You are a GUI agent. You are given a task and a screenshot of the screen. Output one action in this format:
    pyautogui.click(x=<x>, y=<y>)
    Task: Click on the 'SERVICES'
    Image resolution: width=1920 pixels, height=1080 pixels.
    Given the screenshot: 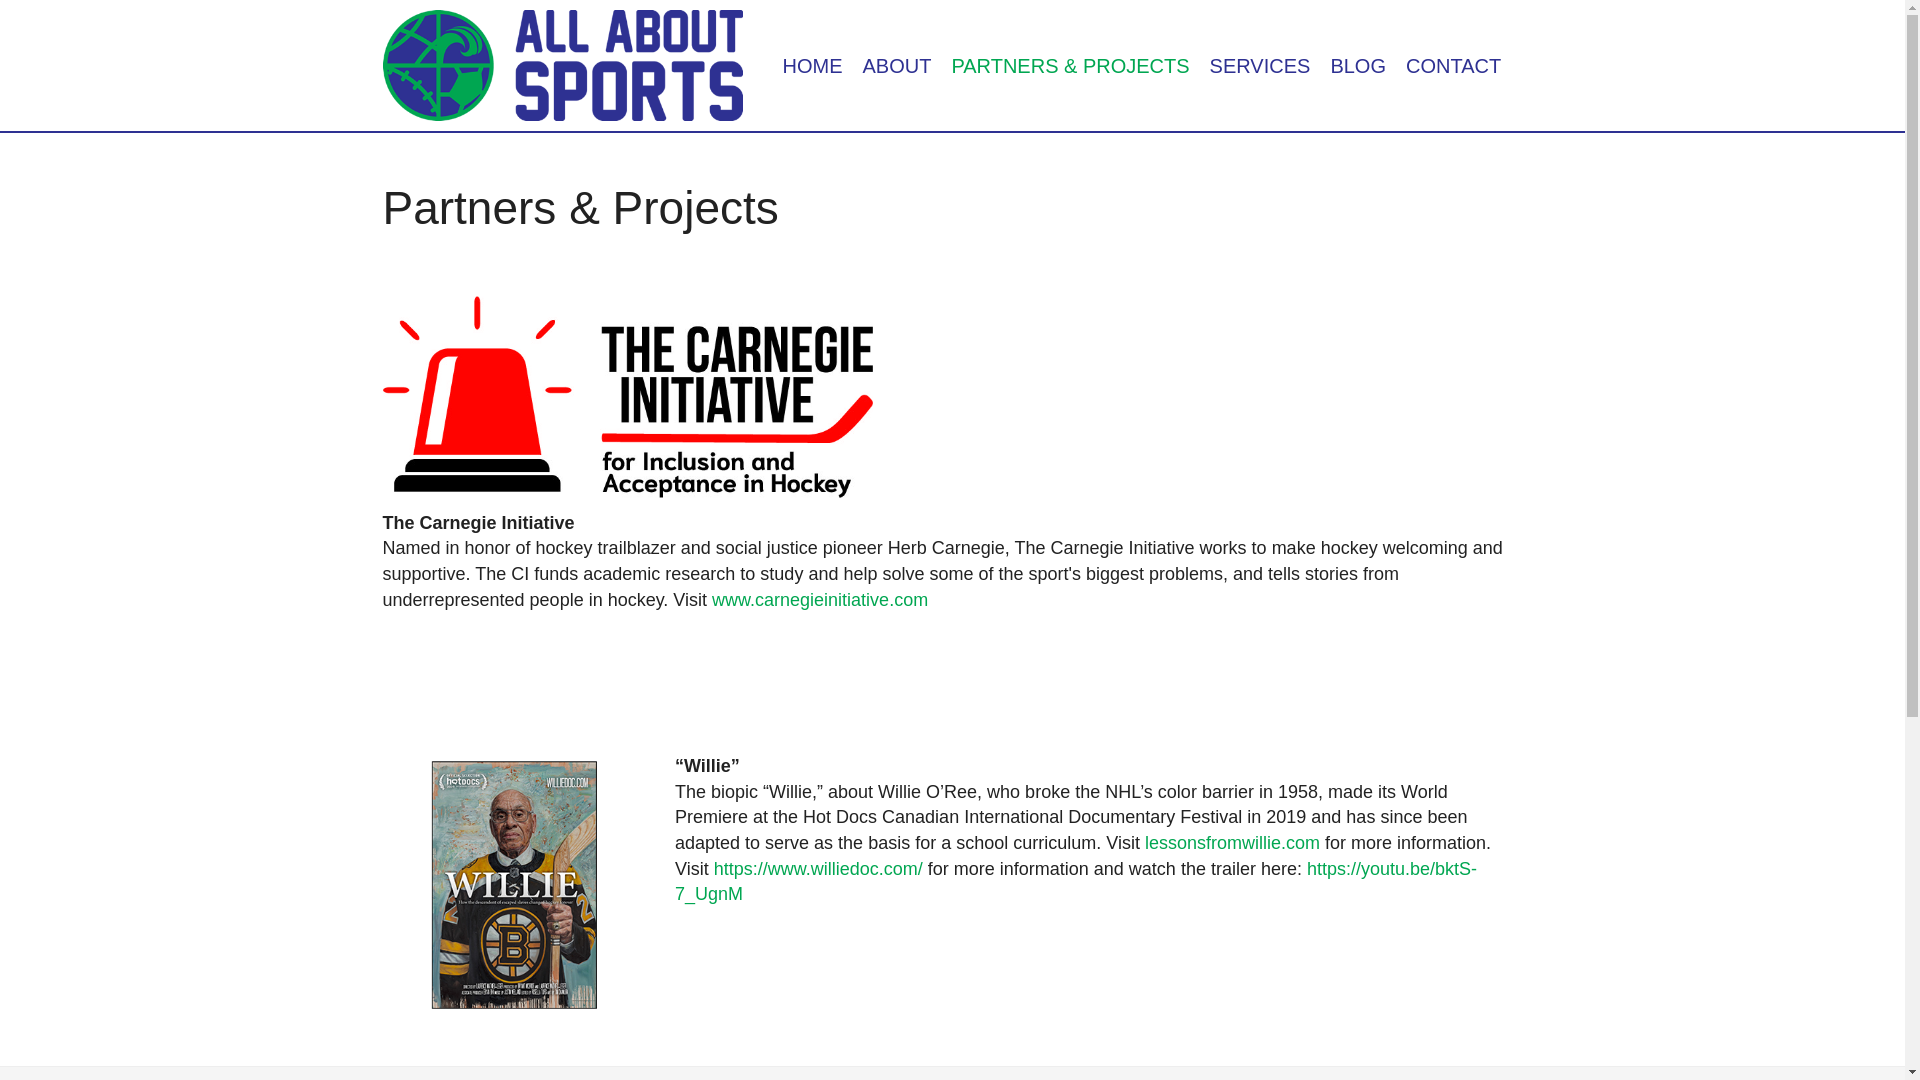 What is the action you would take?
    pyautogui.click(x=1259, y=64)
    